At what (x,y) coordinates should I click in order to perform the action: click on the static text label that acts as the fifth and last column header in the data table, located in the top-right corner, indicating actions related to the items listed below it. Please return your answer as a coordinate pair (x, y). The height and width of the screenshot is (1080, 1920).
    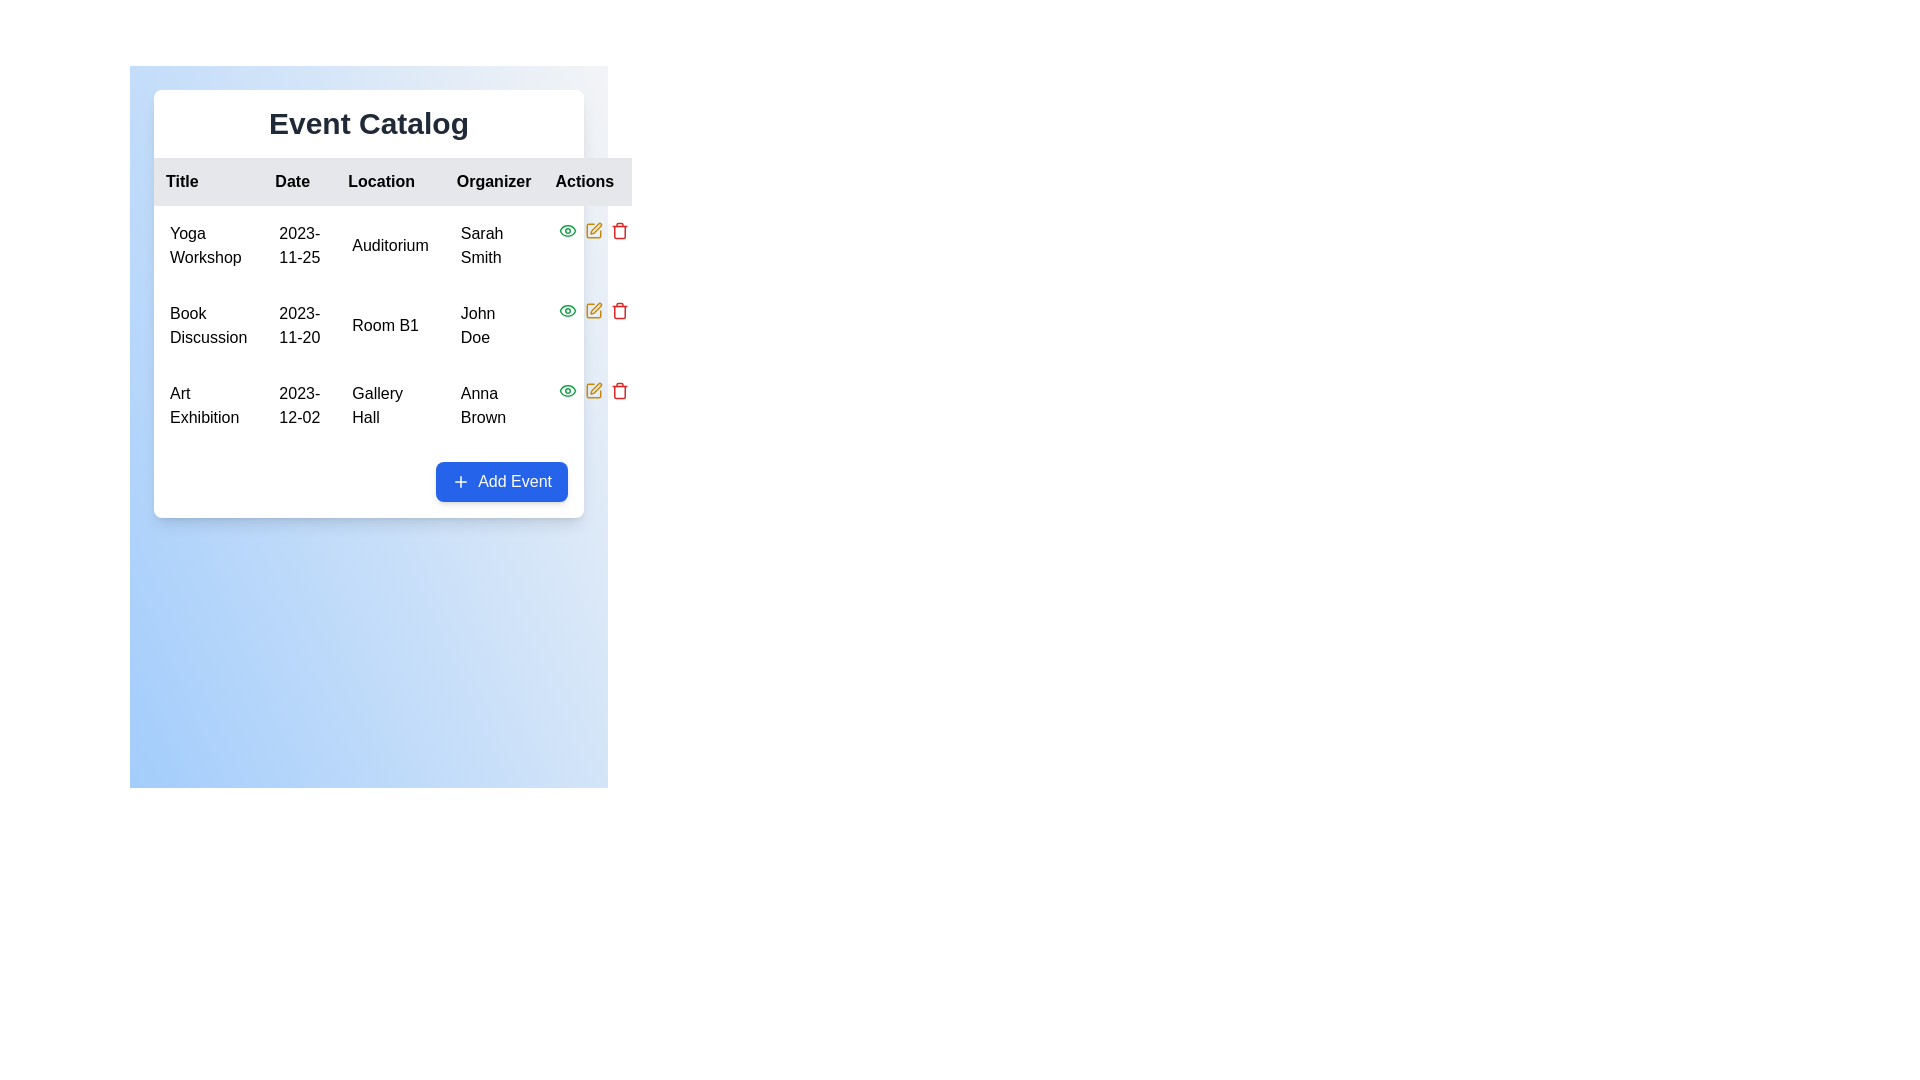
    Looking at the image, I should click on (593, 181).